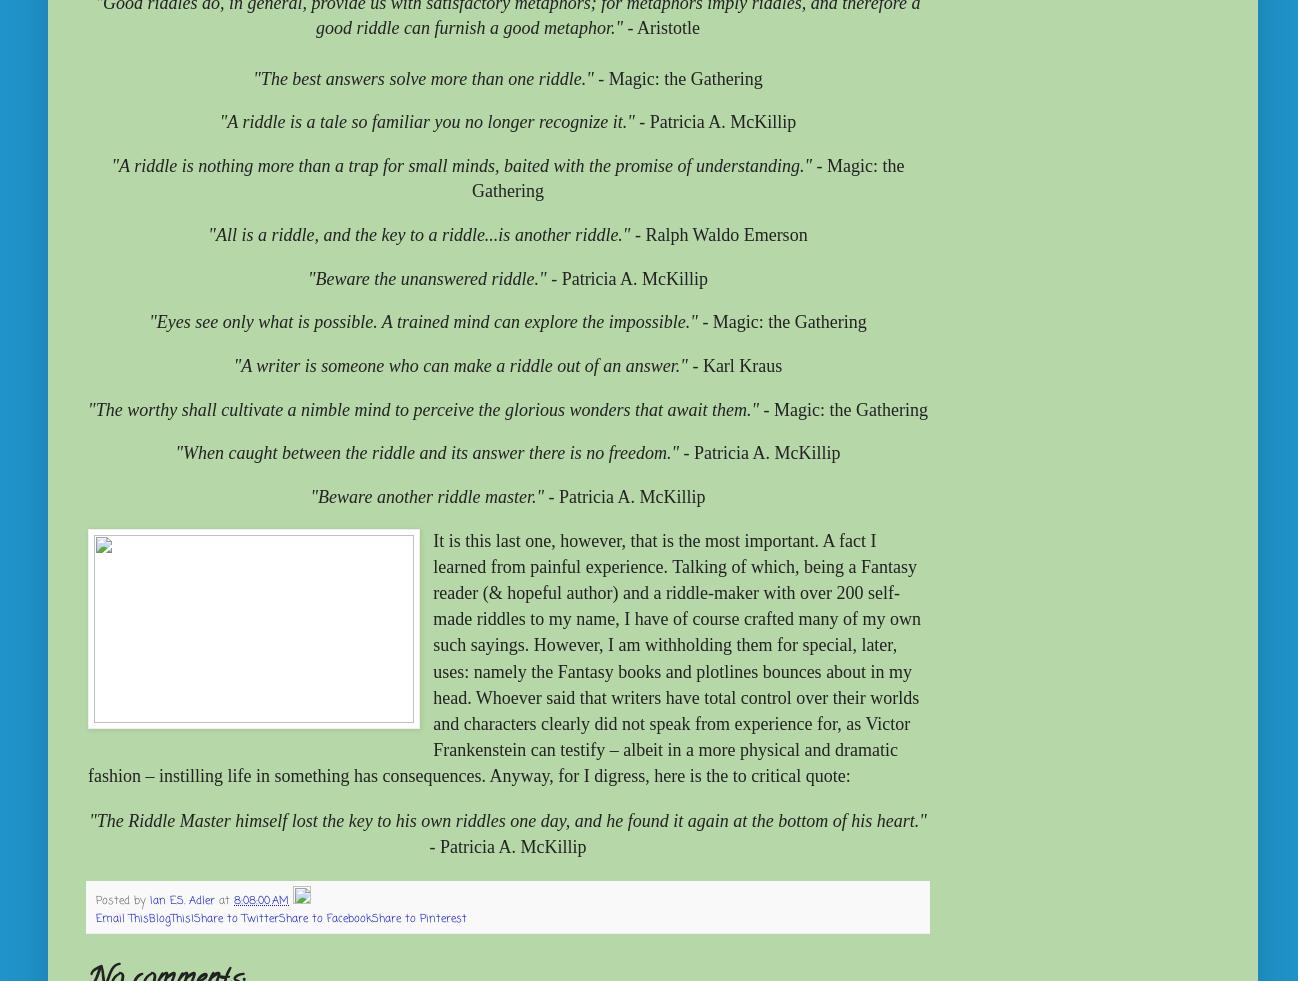  What do you see at coordinates (110, 164) in the screenshot?
I see `'"A riddle is nothing more than a trap for small minds, baited with the promise of understanding."'` at bounding box center [110, 164].